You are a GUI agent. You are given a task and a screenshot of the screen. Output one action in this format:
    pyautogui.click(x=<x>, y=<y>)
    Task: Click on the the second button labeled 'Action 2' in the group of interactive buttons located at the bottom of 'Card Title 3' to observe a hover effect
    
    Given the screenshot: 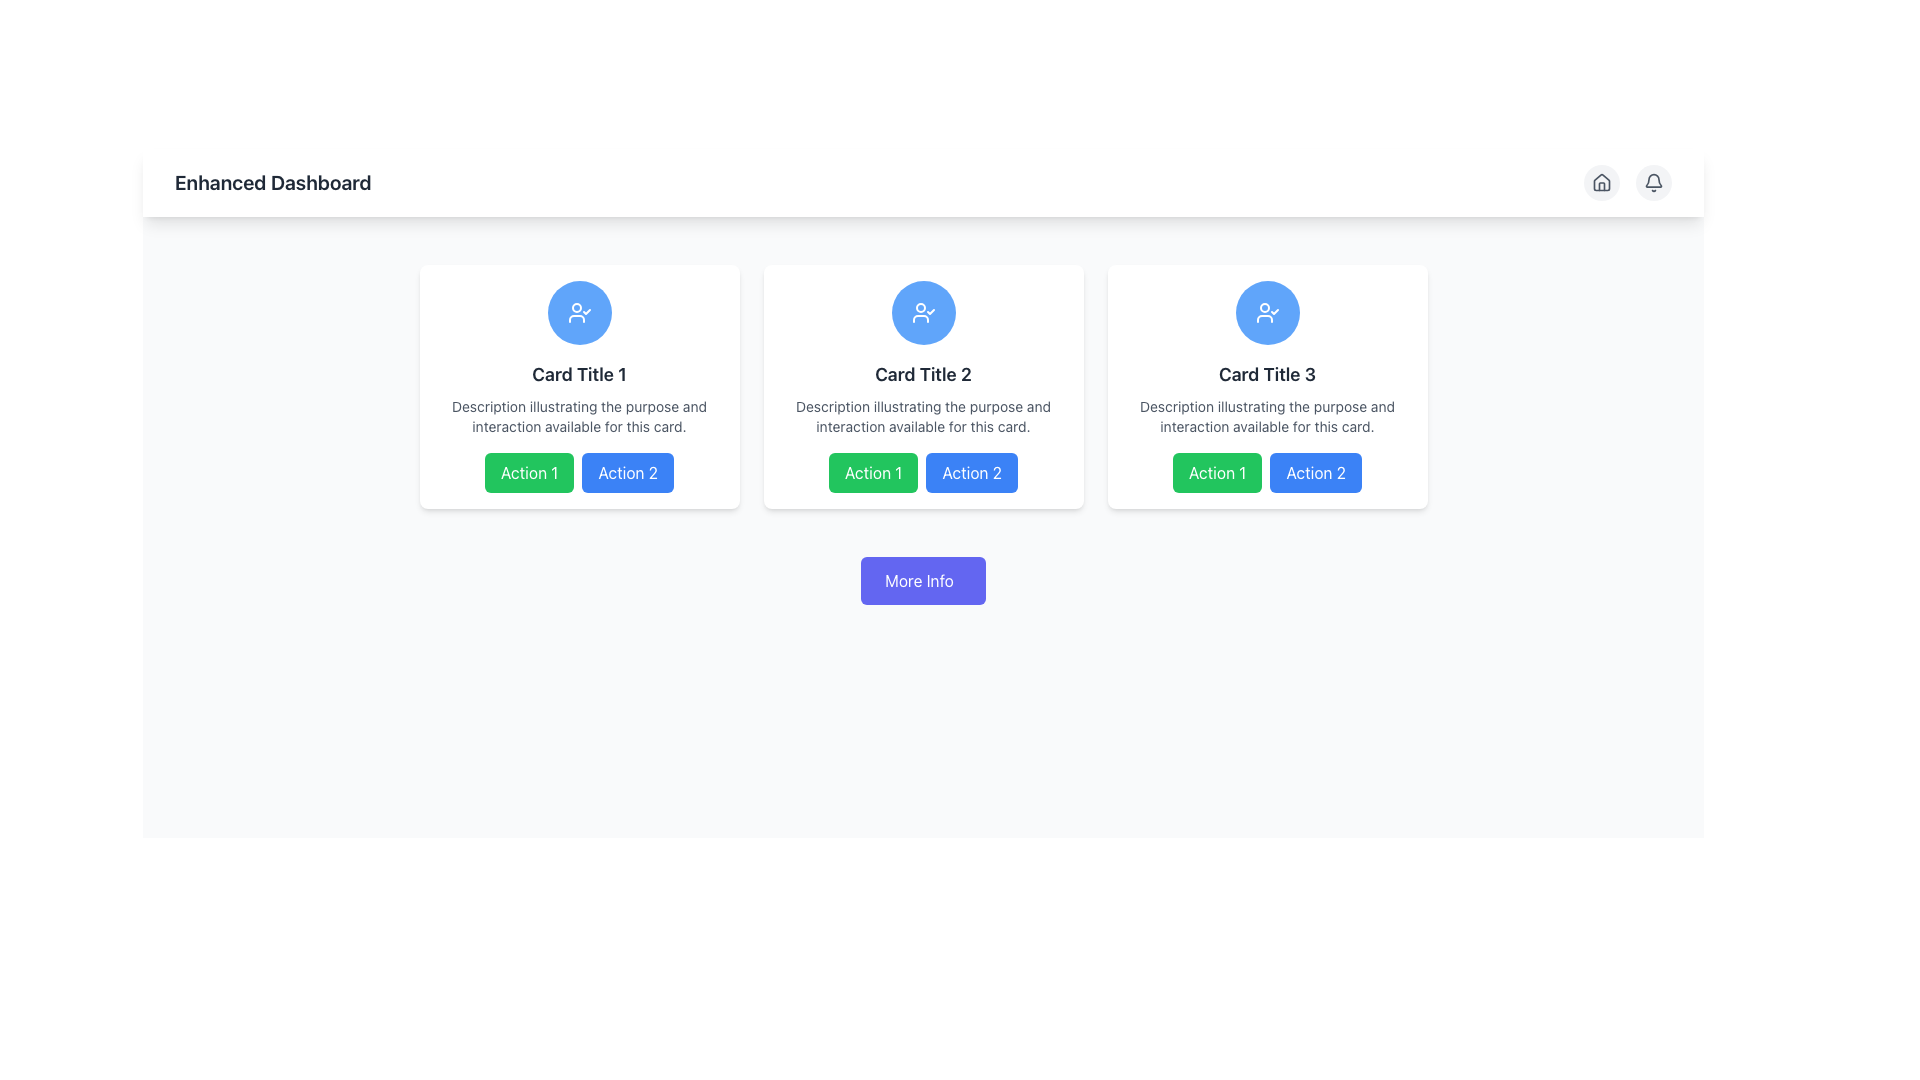 What is the action you would take?
    pyautogui.click(x=1266, y=473)
    